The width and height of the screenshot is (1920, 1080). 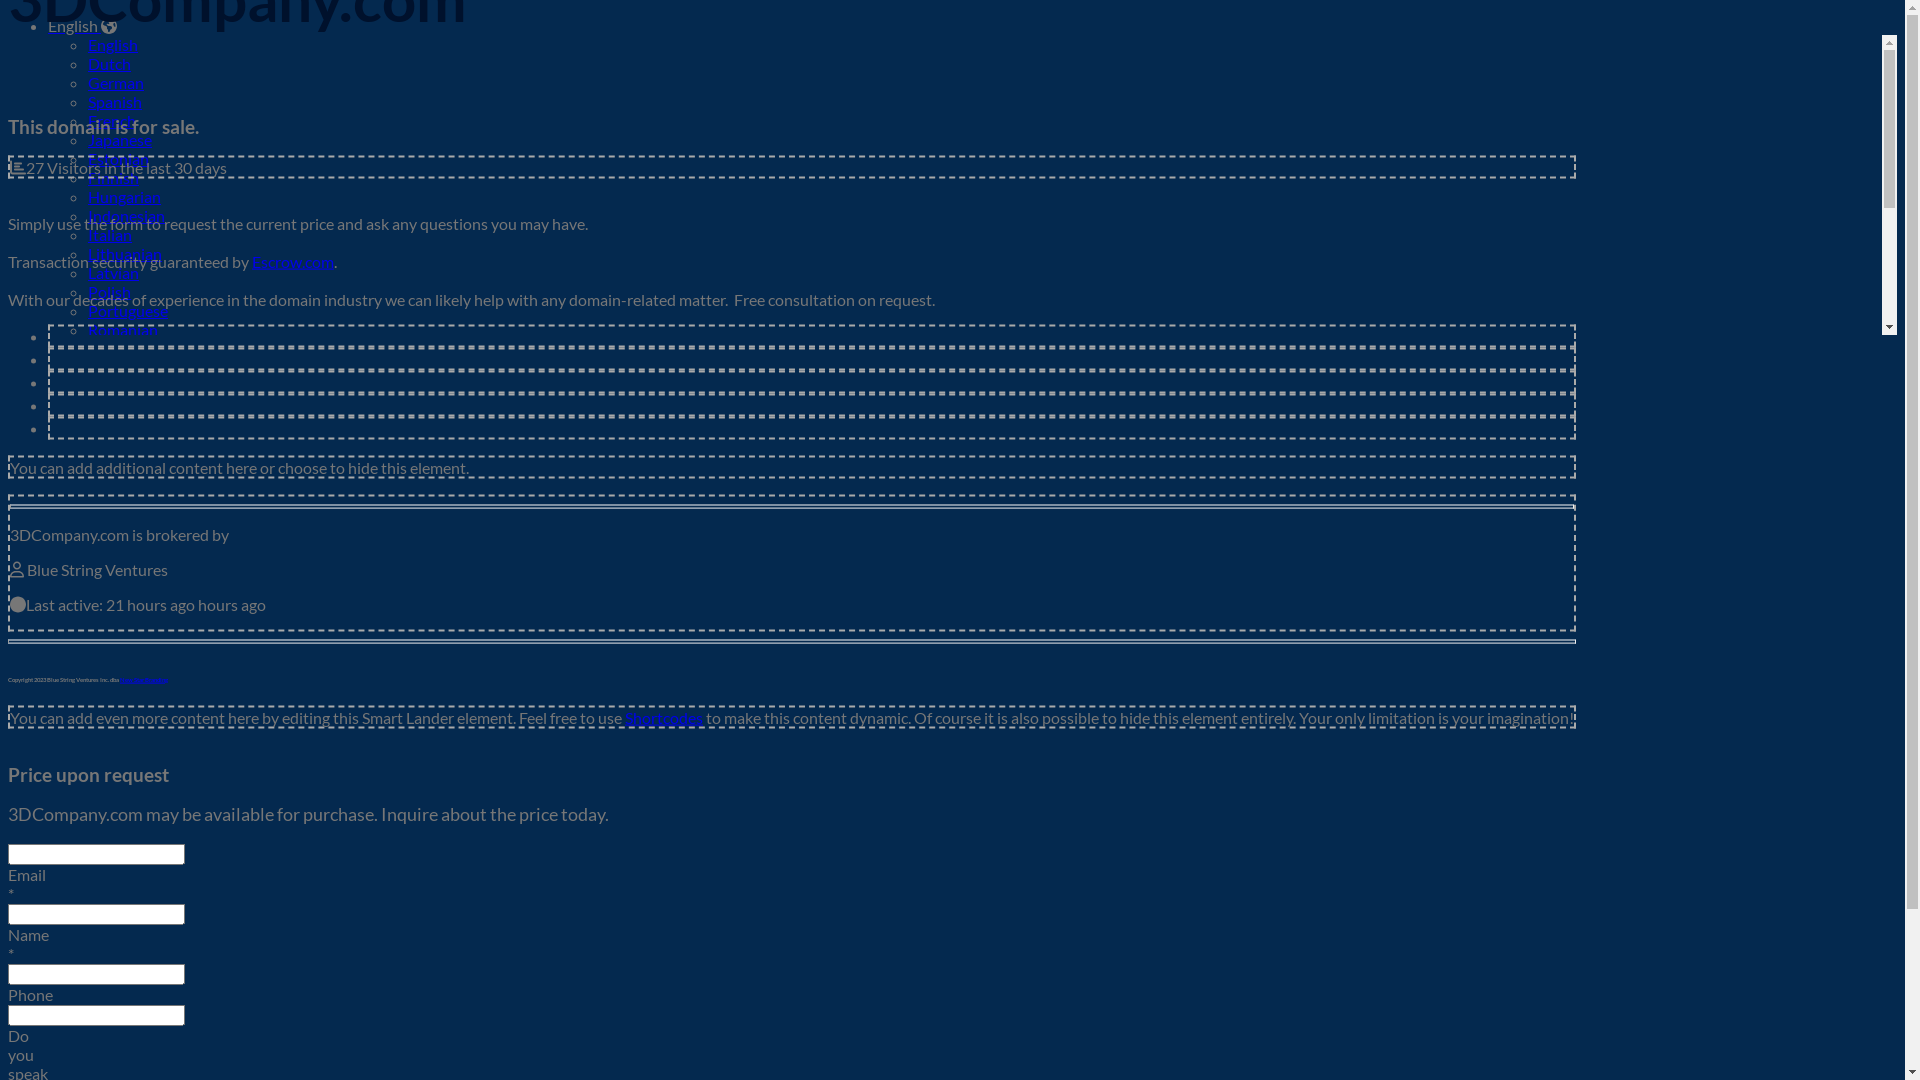 I want to click on 'Escrow.com', so click(x=291, y=260).